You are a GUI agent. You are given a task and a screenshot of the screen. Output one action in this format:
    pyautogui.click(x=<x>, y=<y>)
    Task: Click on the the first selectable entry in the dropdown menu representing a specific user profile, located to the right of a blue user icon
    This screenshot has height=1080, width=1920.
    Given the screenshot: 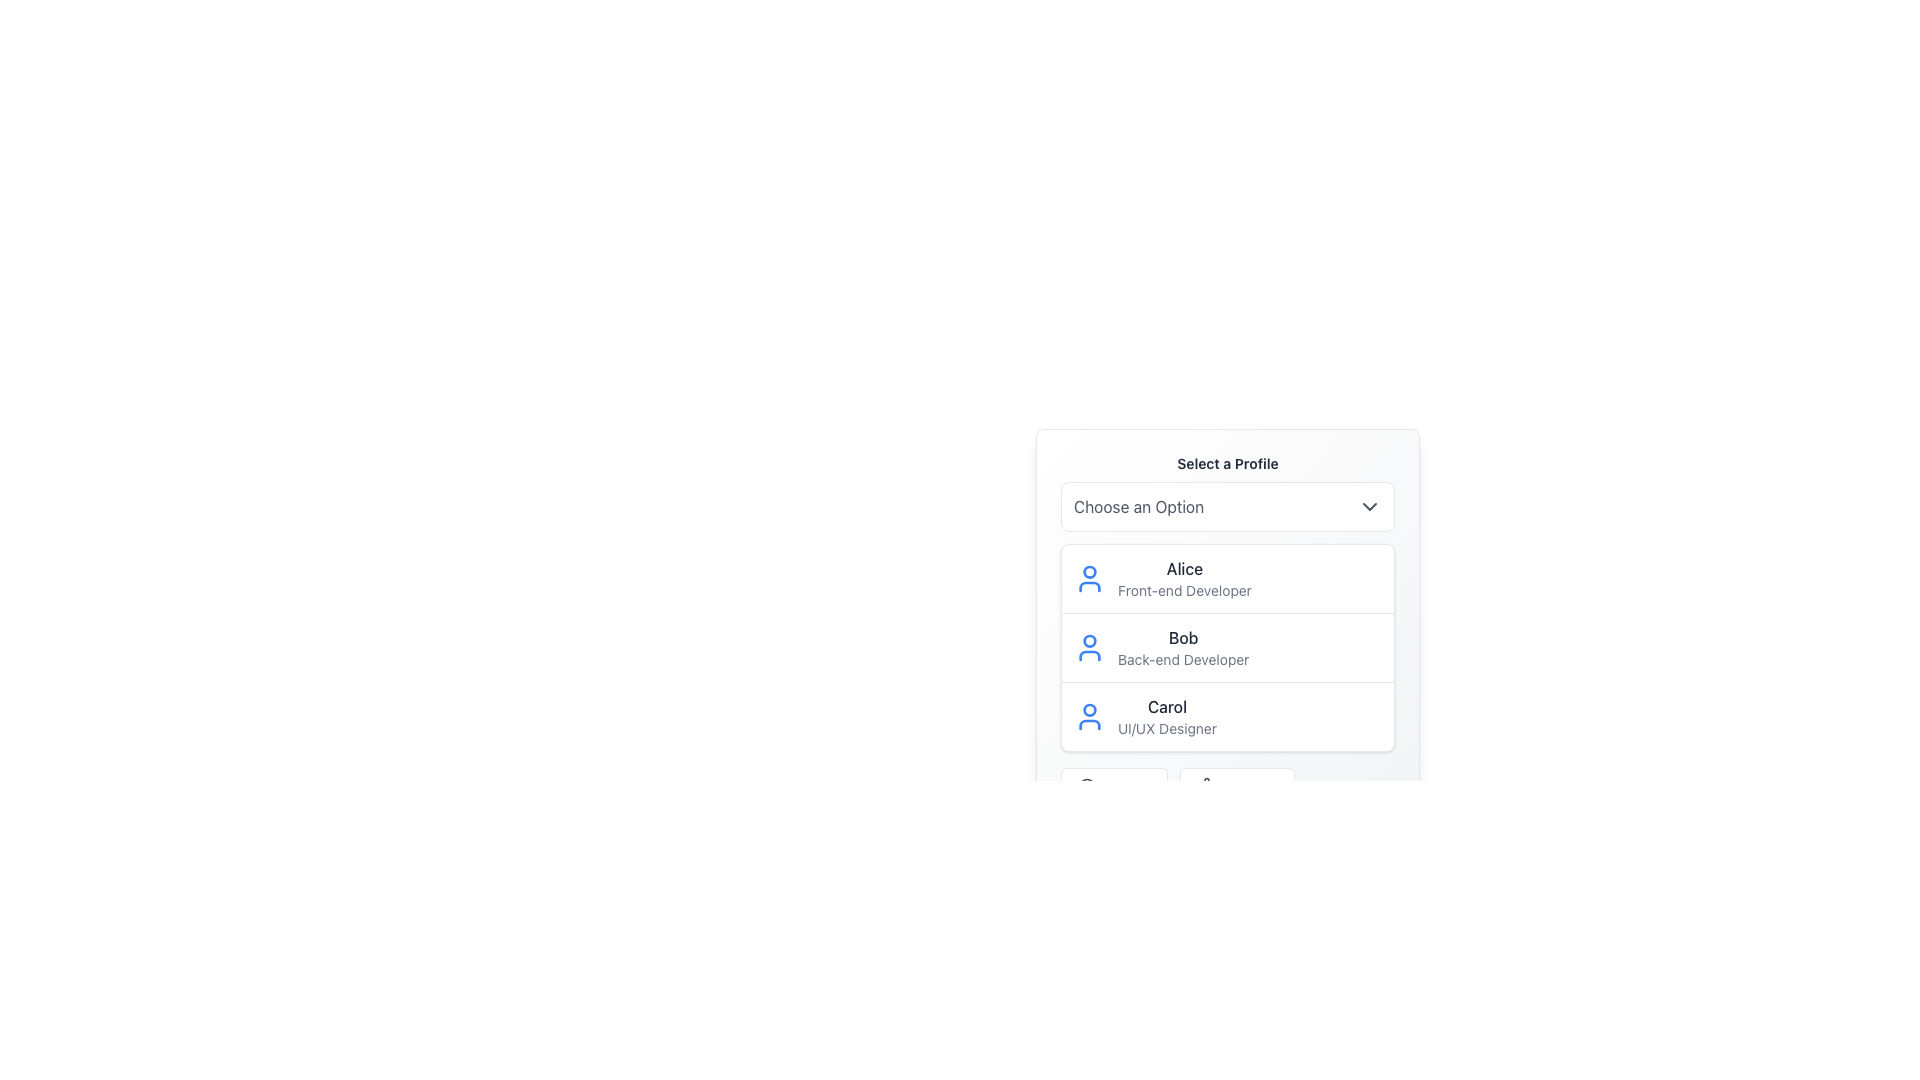 What is the action you would take?
    pyautogui.click(x=1185, y=578)
    